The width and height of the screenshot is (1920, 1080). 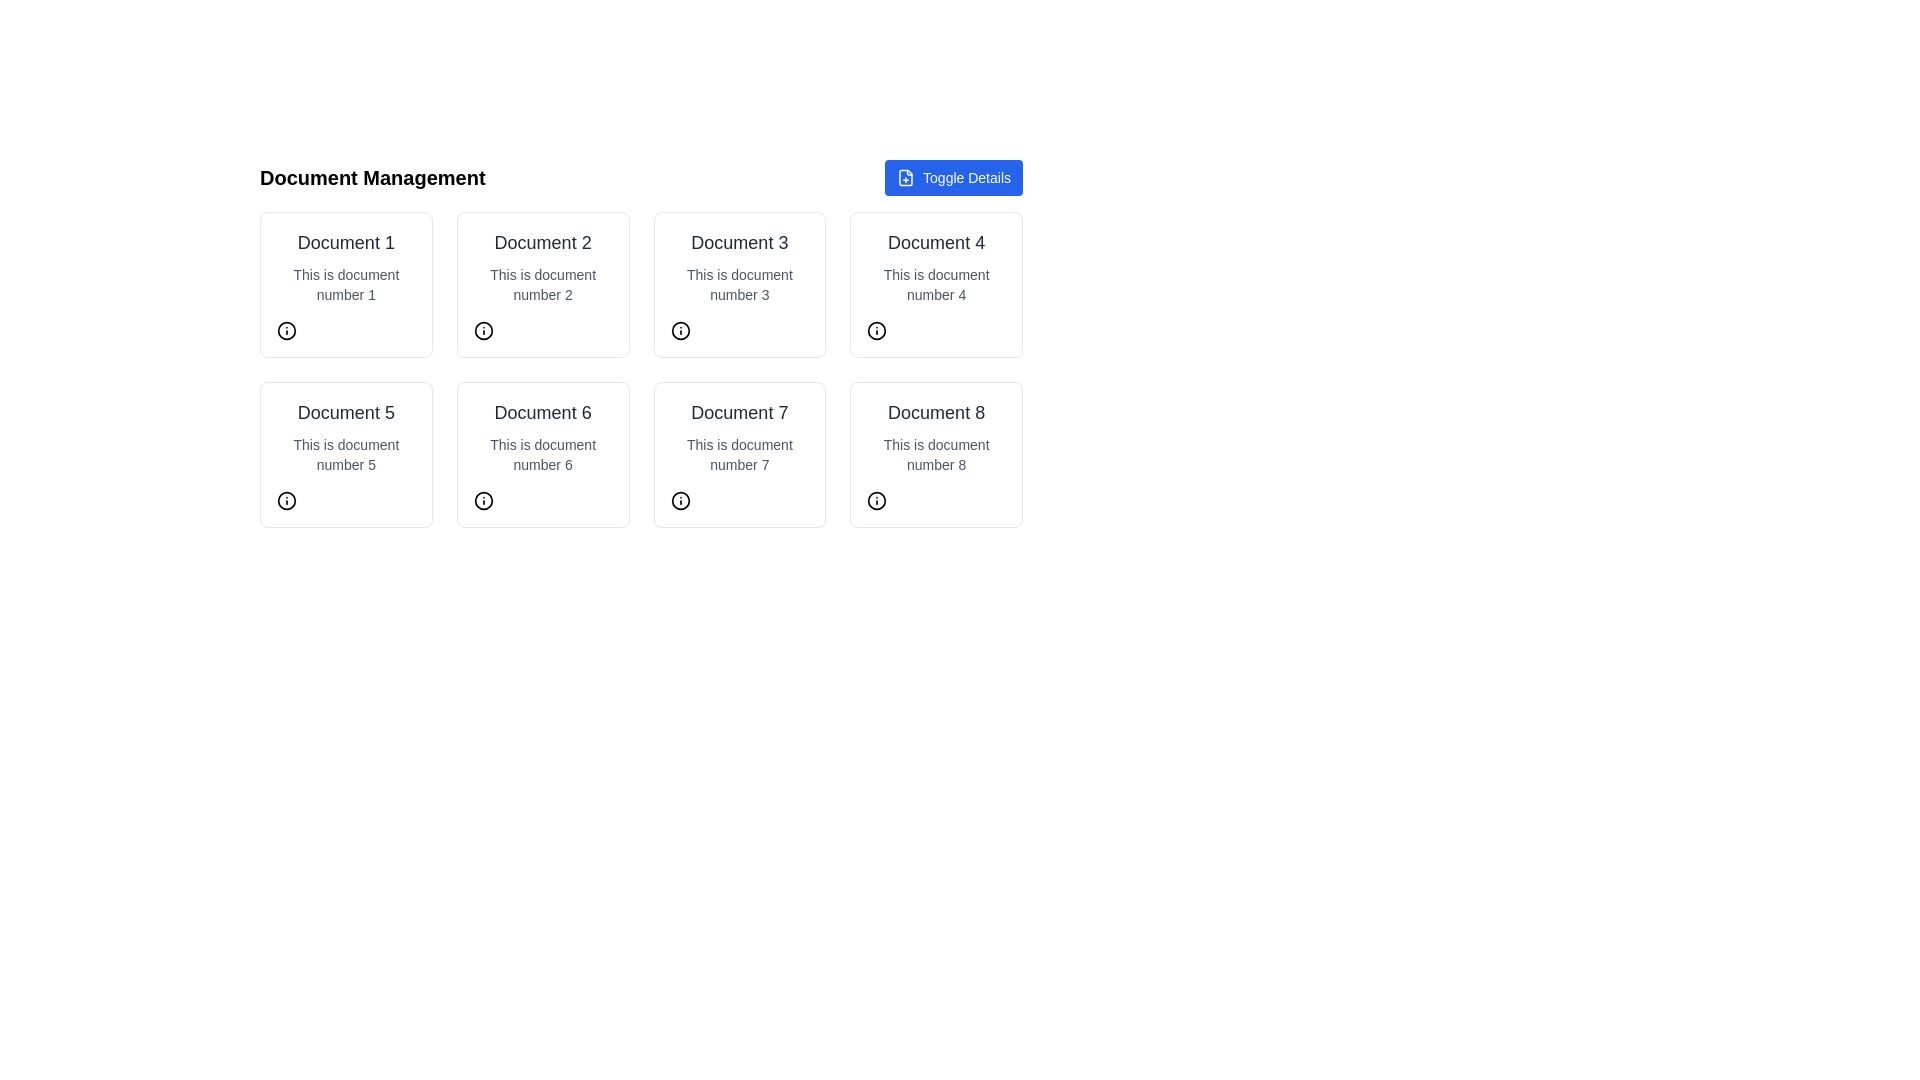 What do you see at coordinates (346, 285) in the screenshot?
I see `the first card representing 'Document 1'` at bounding box center [346, 285].